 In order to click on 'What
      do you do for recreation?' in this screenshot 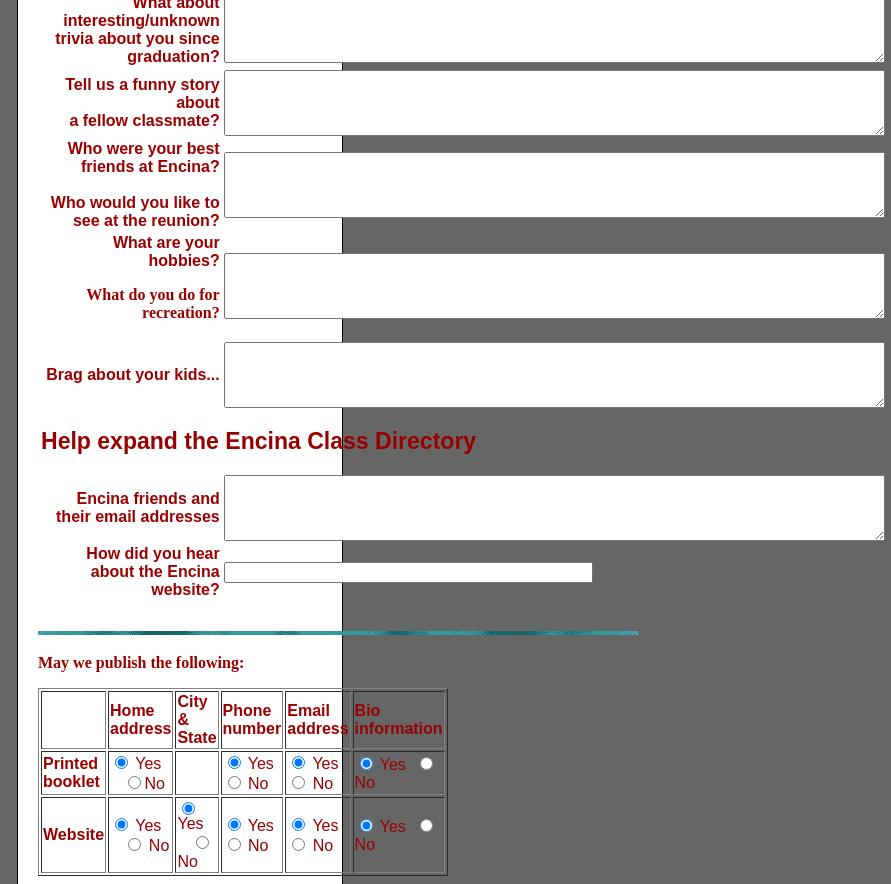, I will do `click(85, 303)`.